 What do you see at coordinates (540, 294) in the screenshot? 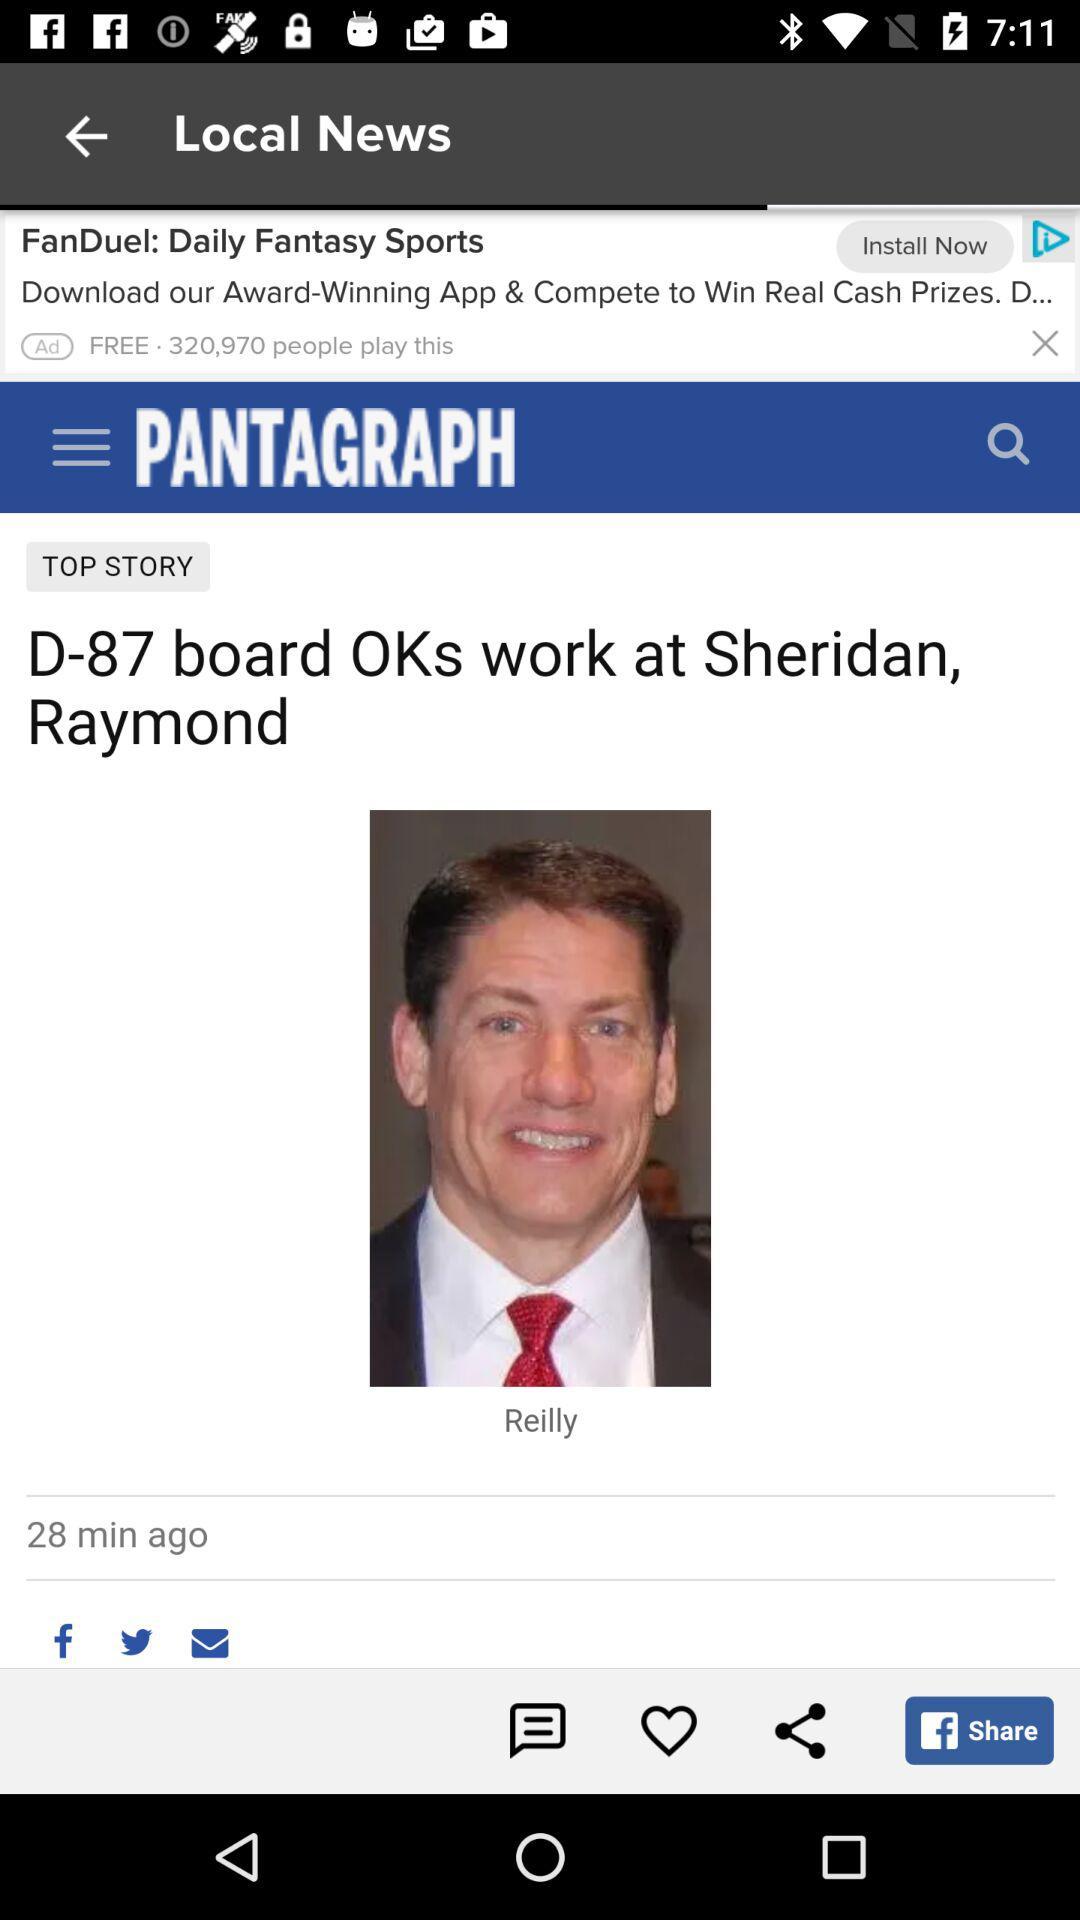
I see `advertisement` at bounding box center [540, 294].